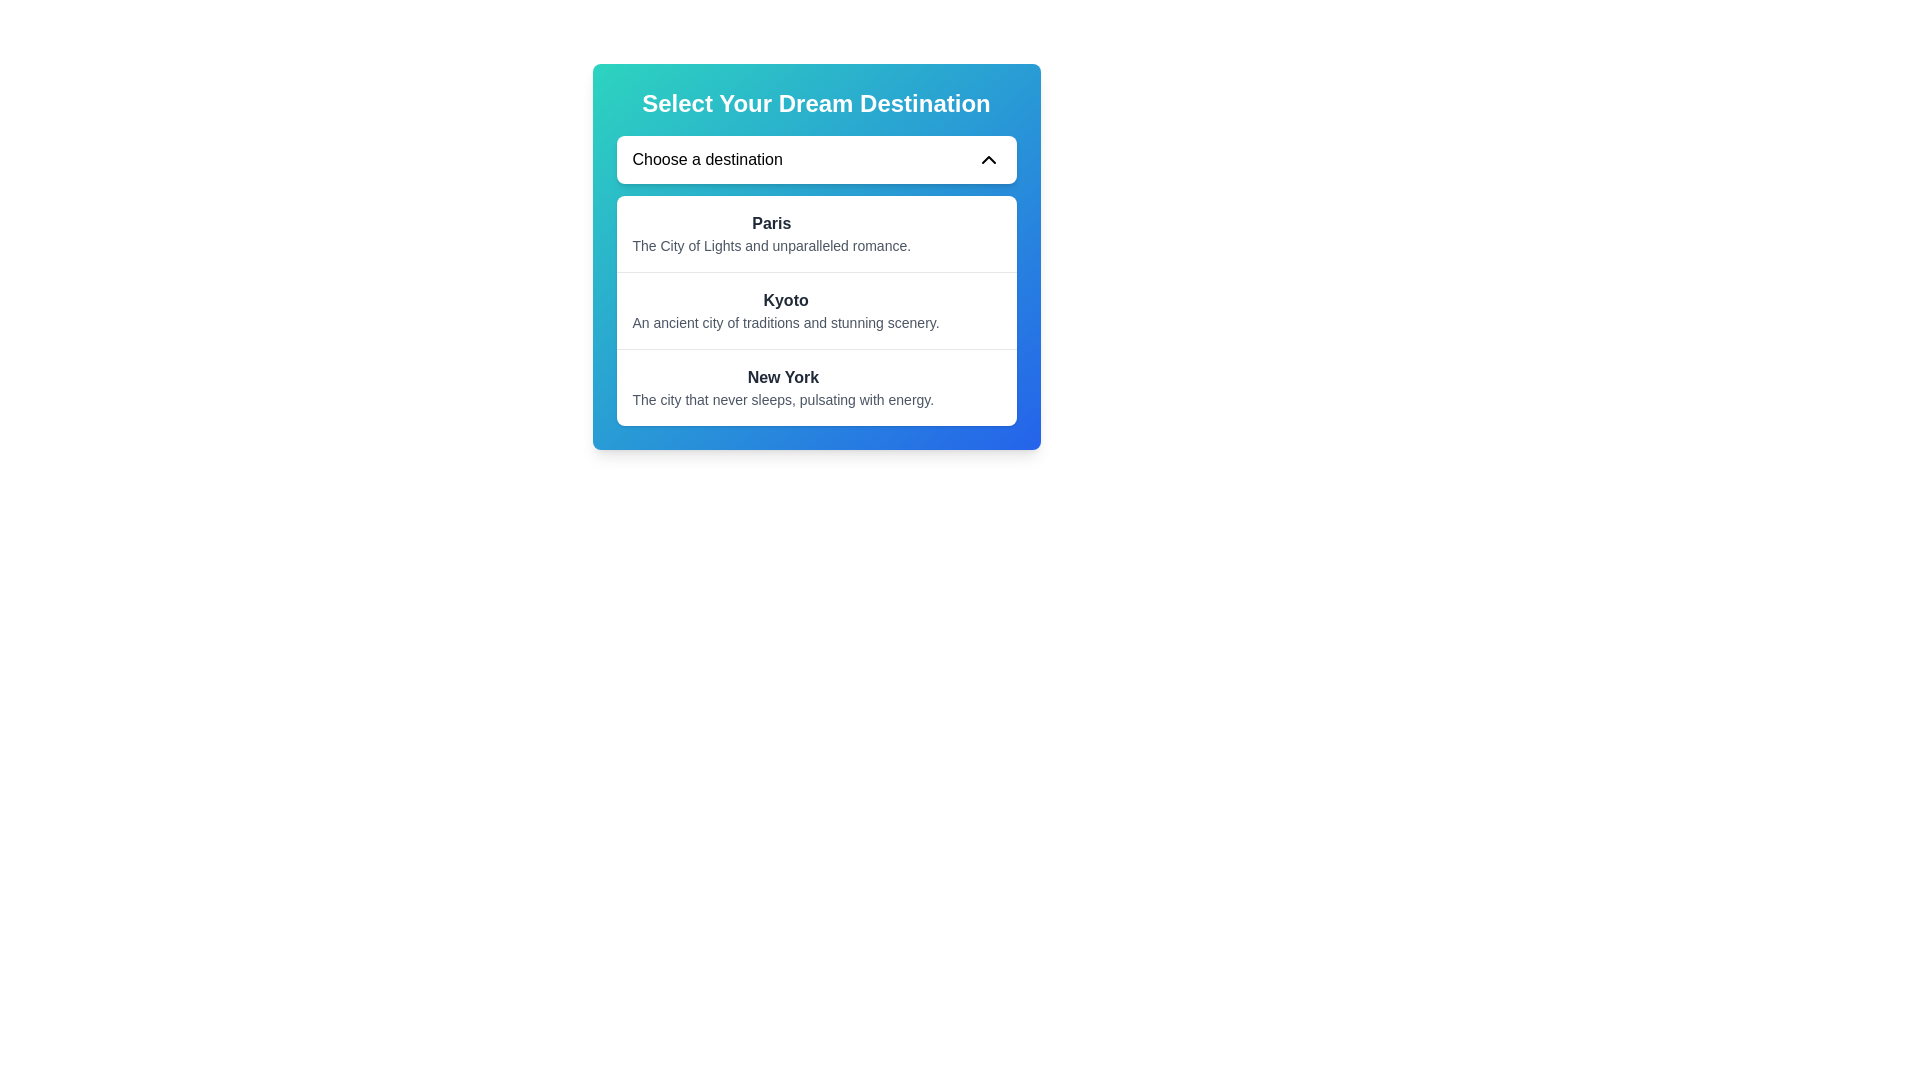 The width and height of the screenshot is (1920, 1080). I want to click on the text block displaying 'Kyoto' which is the second option in the dropdown menu, so click(785, 311).